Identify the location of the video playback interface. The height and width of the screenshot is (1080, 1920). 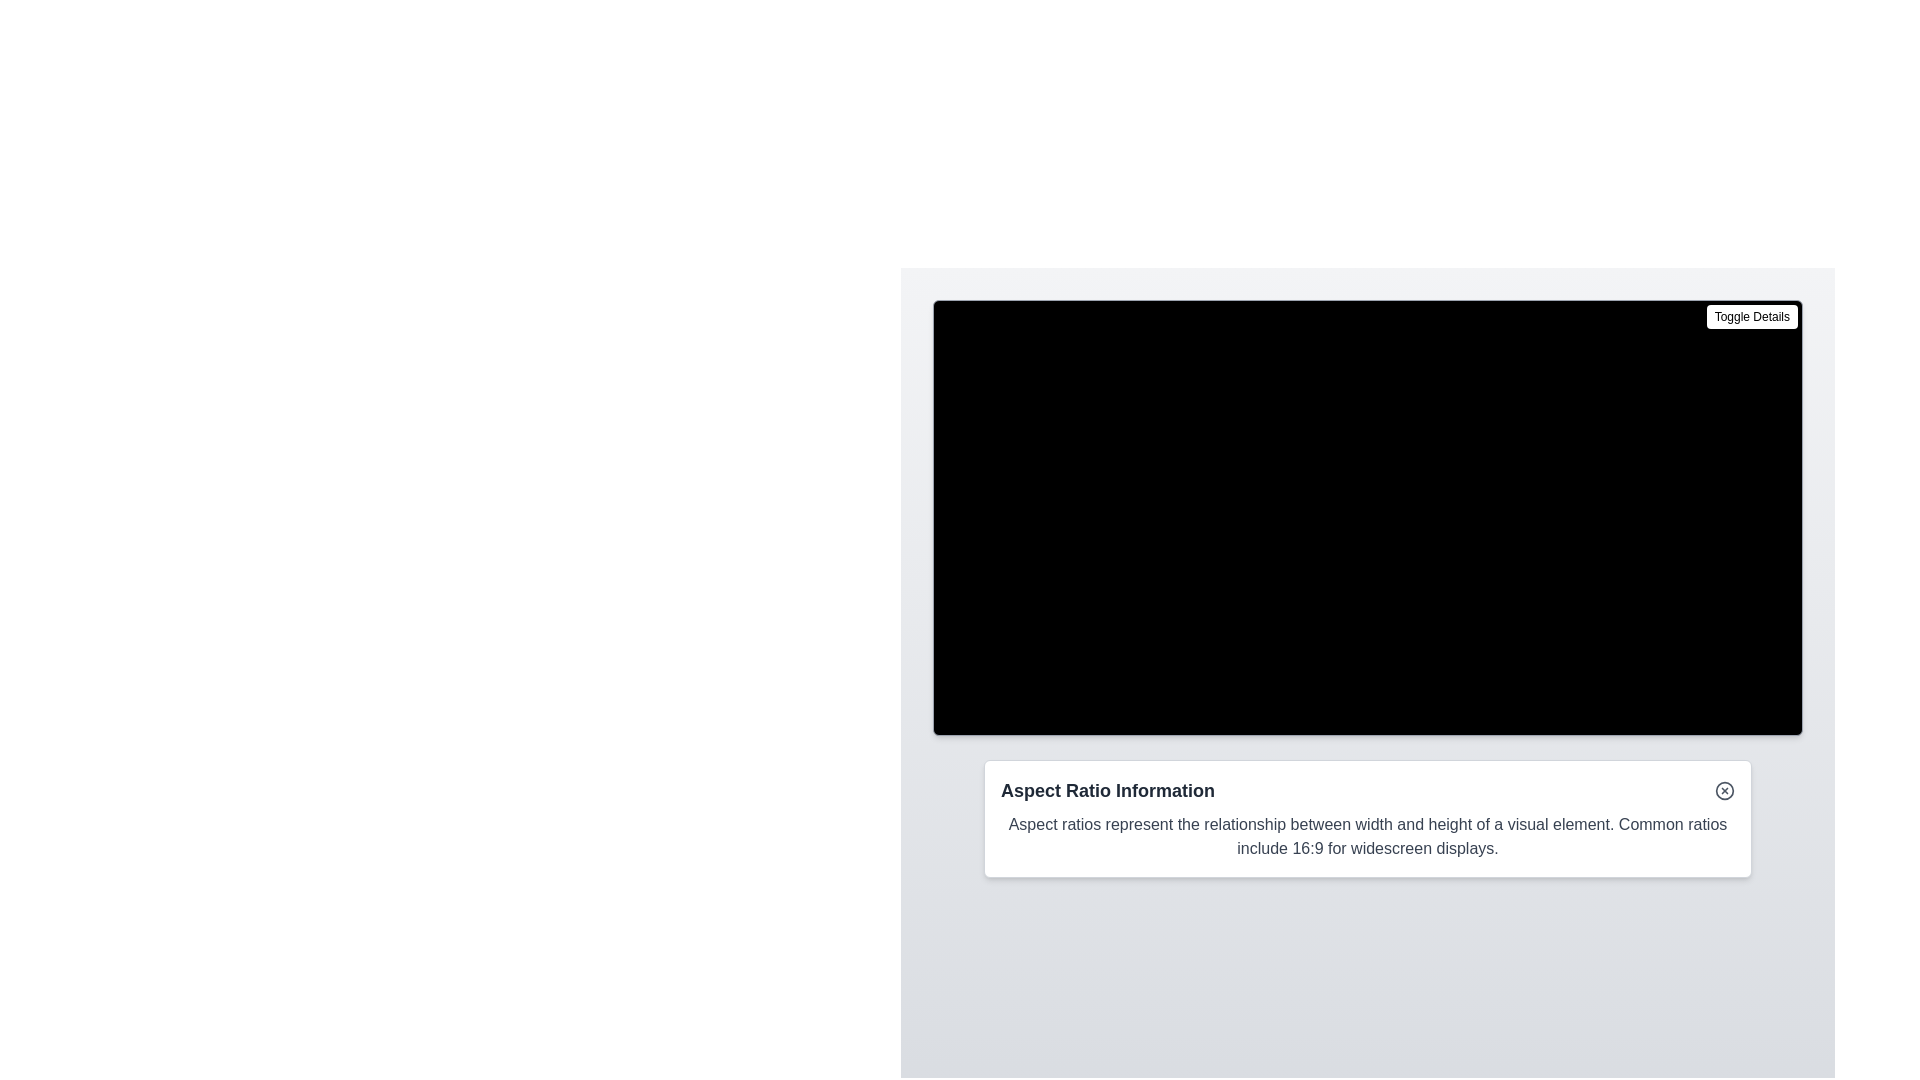
(1367, 516).